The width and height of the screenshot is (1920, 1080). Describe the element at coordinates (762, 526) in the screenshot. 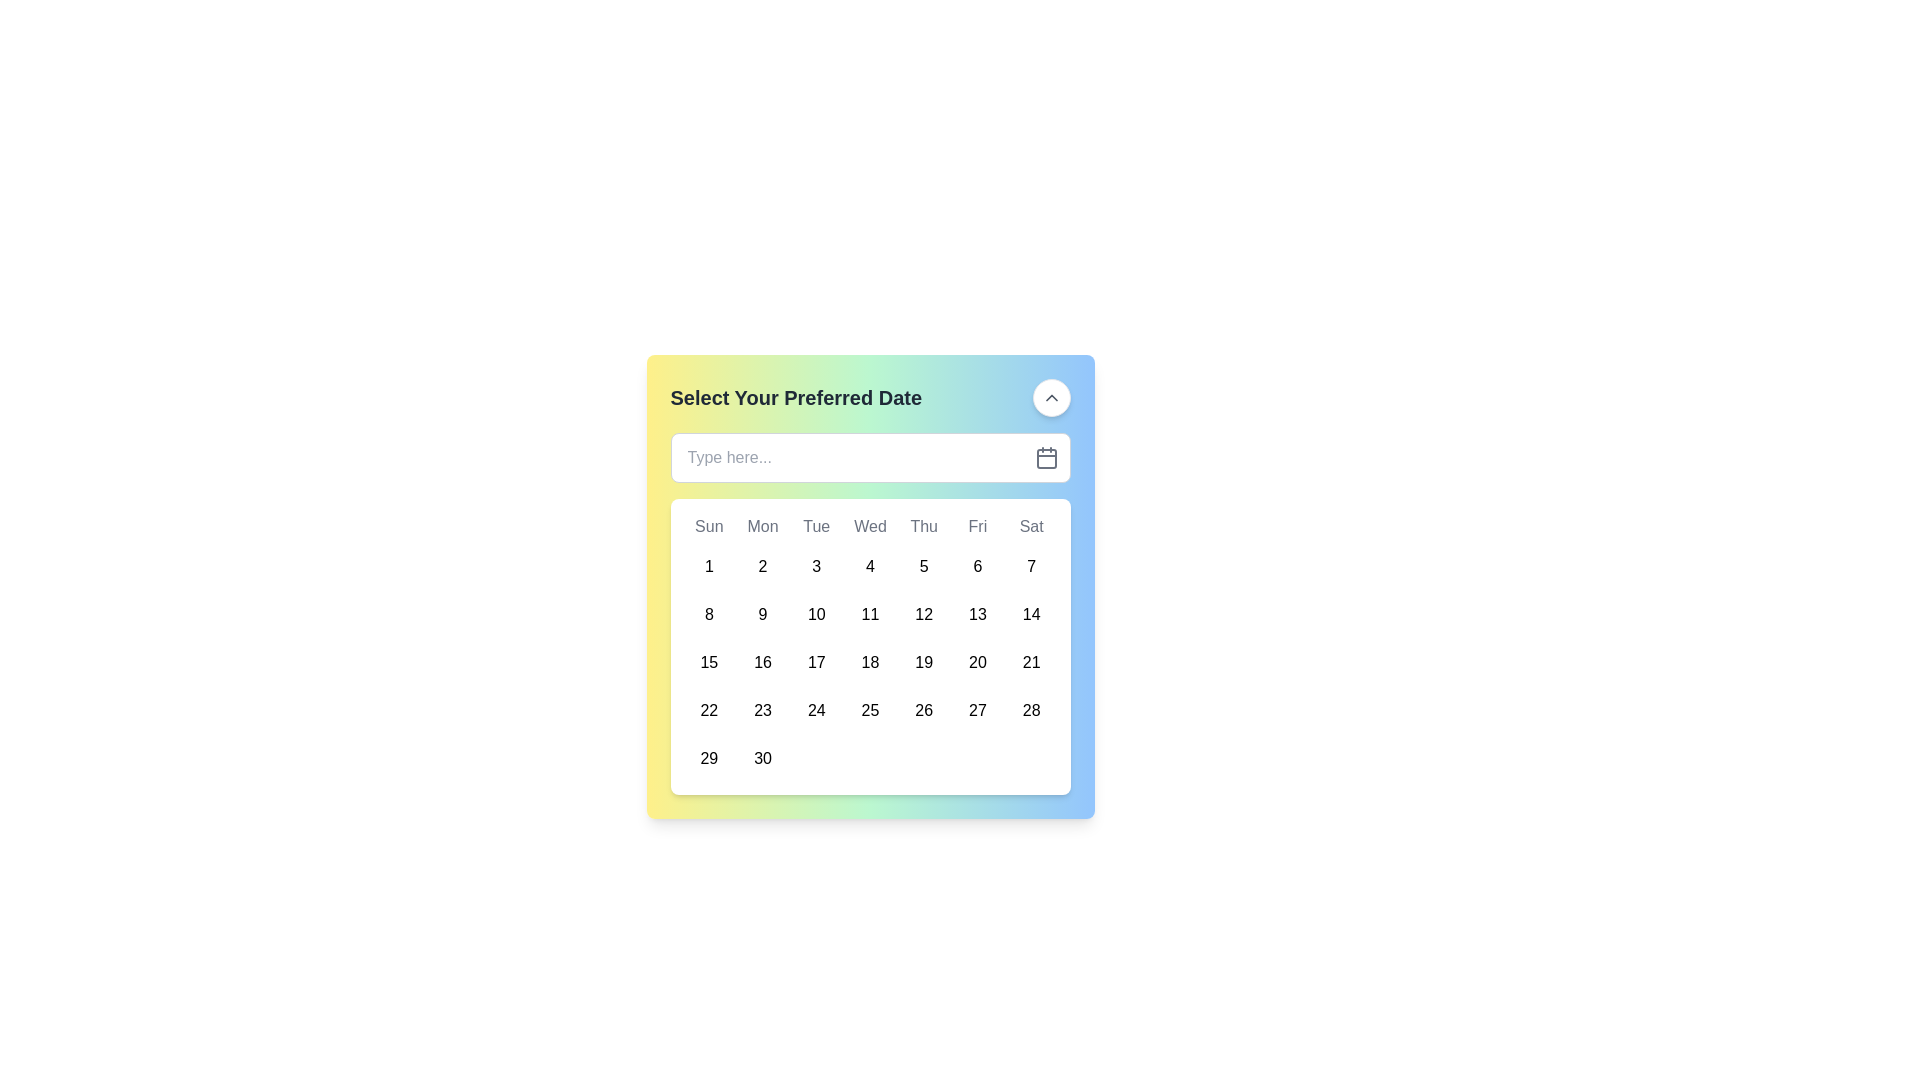

I see `the Text Label displaying 'Mon', which is styled in gray and positioned between 'Sun' and 'Tue' in the calendar component` at that location.